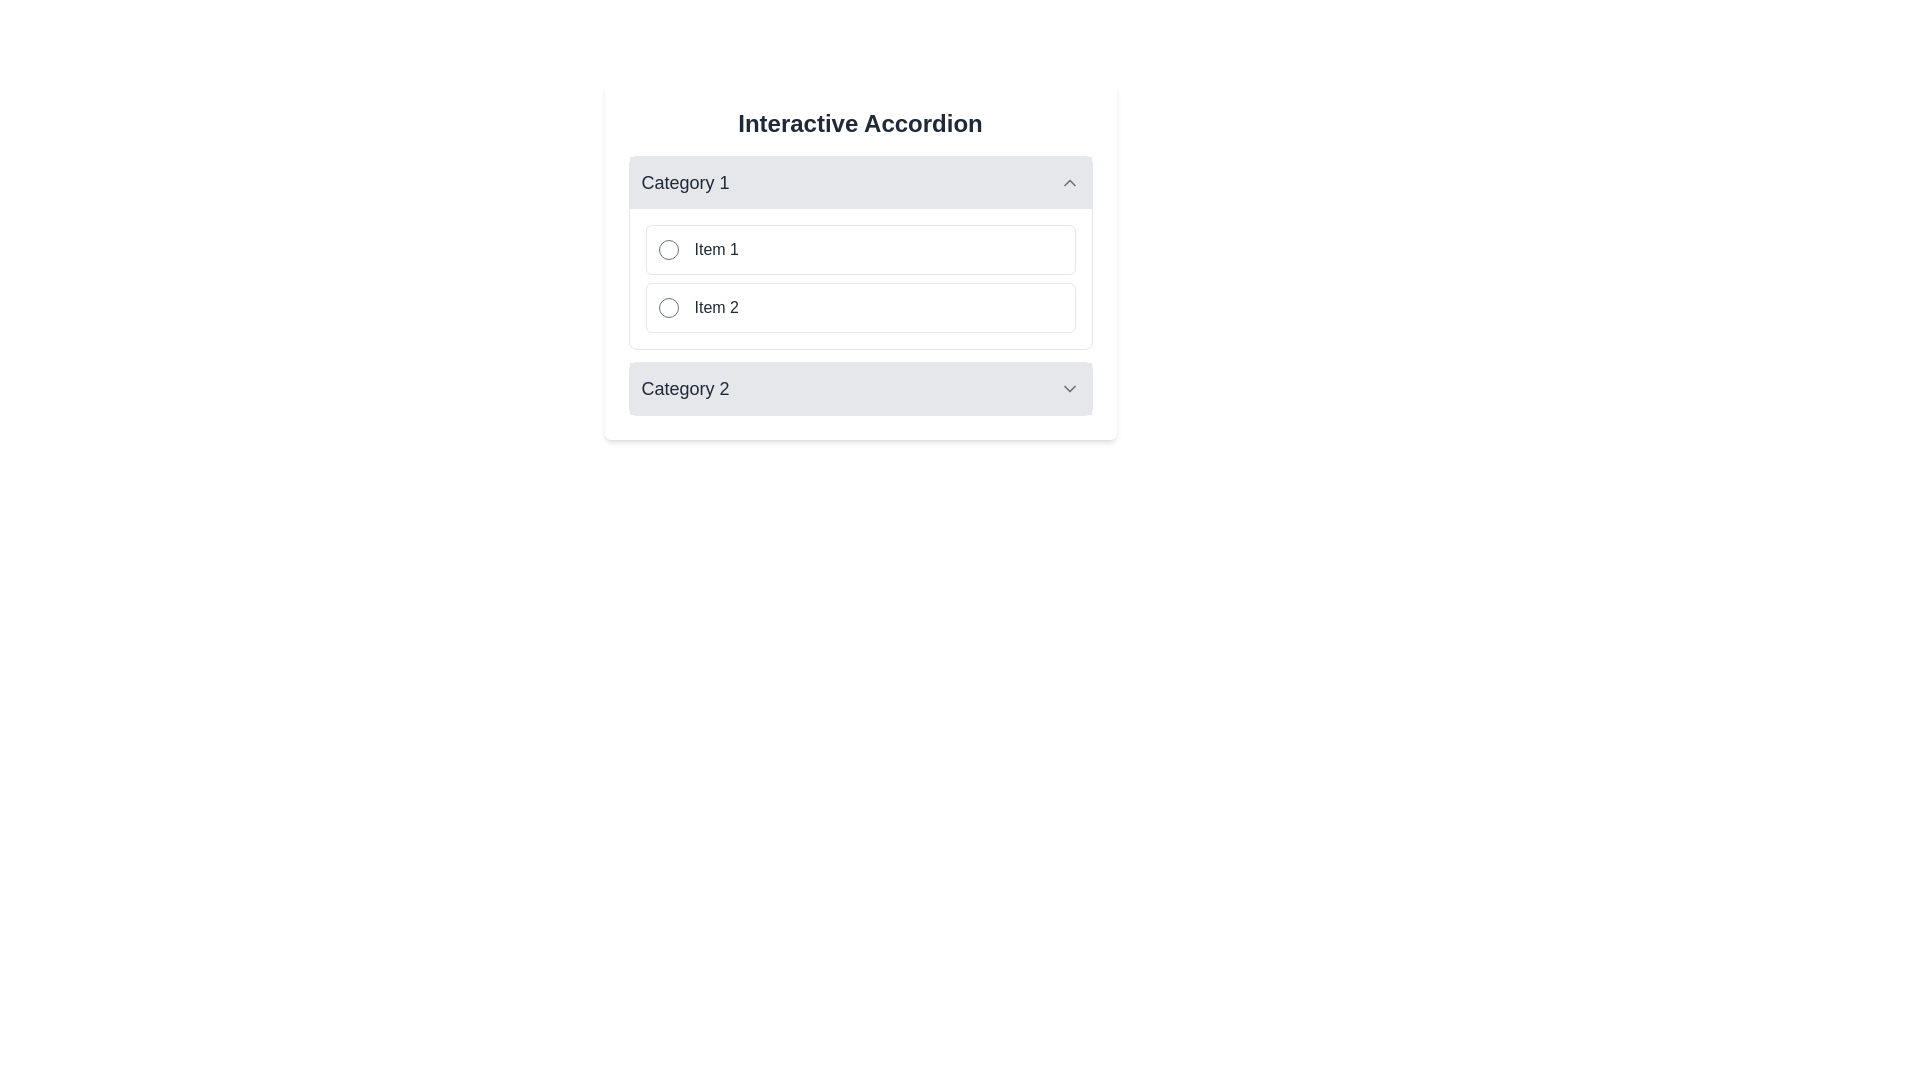 This screenshot has width=1920, height=1080. What do you see at coordinates (860, 123) in the screenshot?
I see `the bold heading 'Interactive Accordion' at the top center of the accordion interface` at bounding box center [860, 123].